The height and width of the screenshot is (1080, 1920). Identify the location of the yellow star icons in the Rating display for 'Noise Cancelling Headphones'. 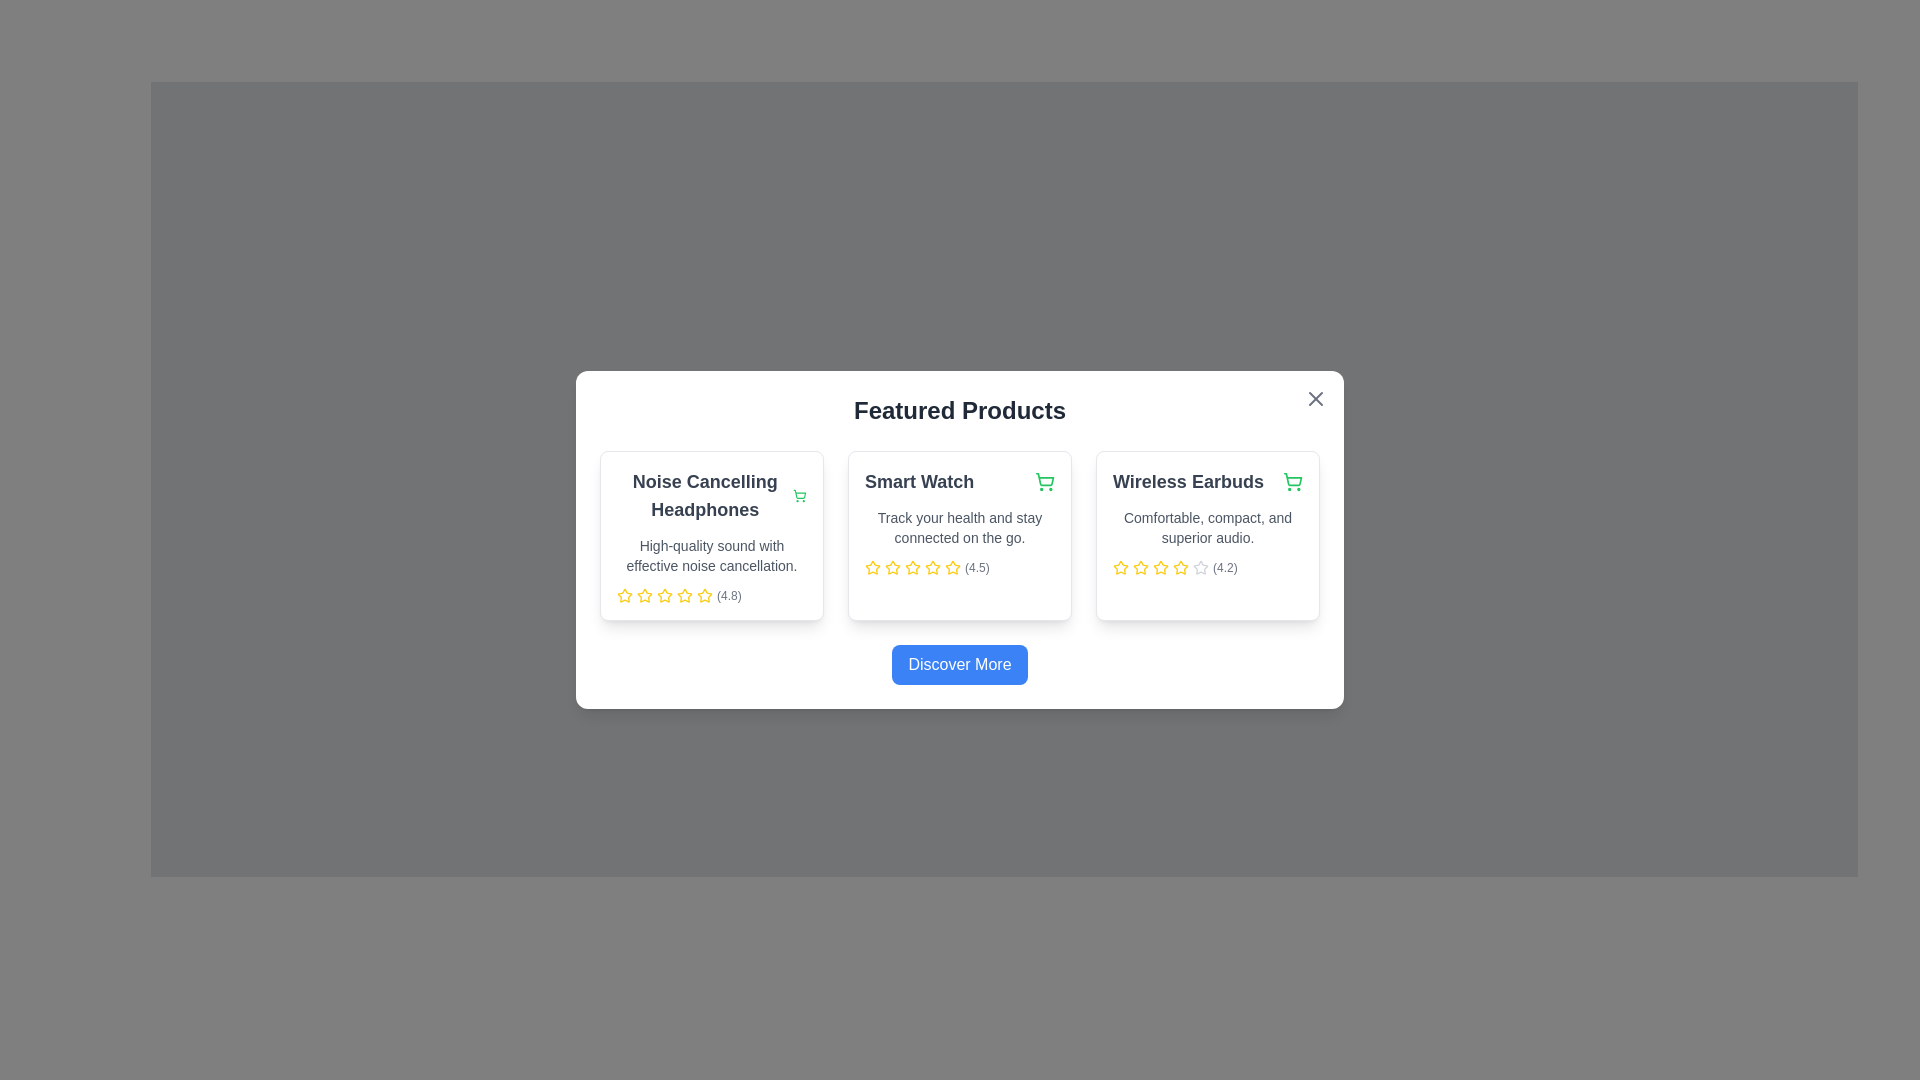
(711, 595).